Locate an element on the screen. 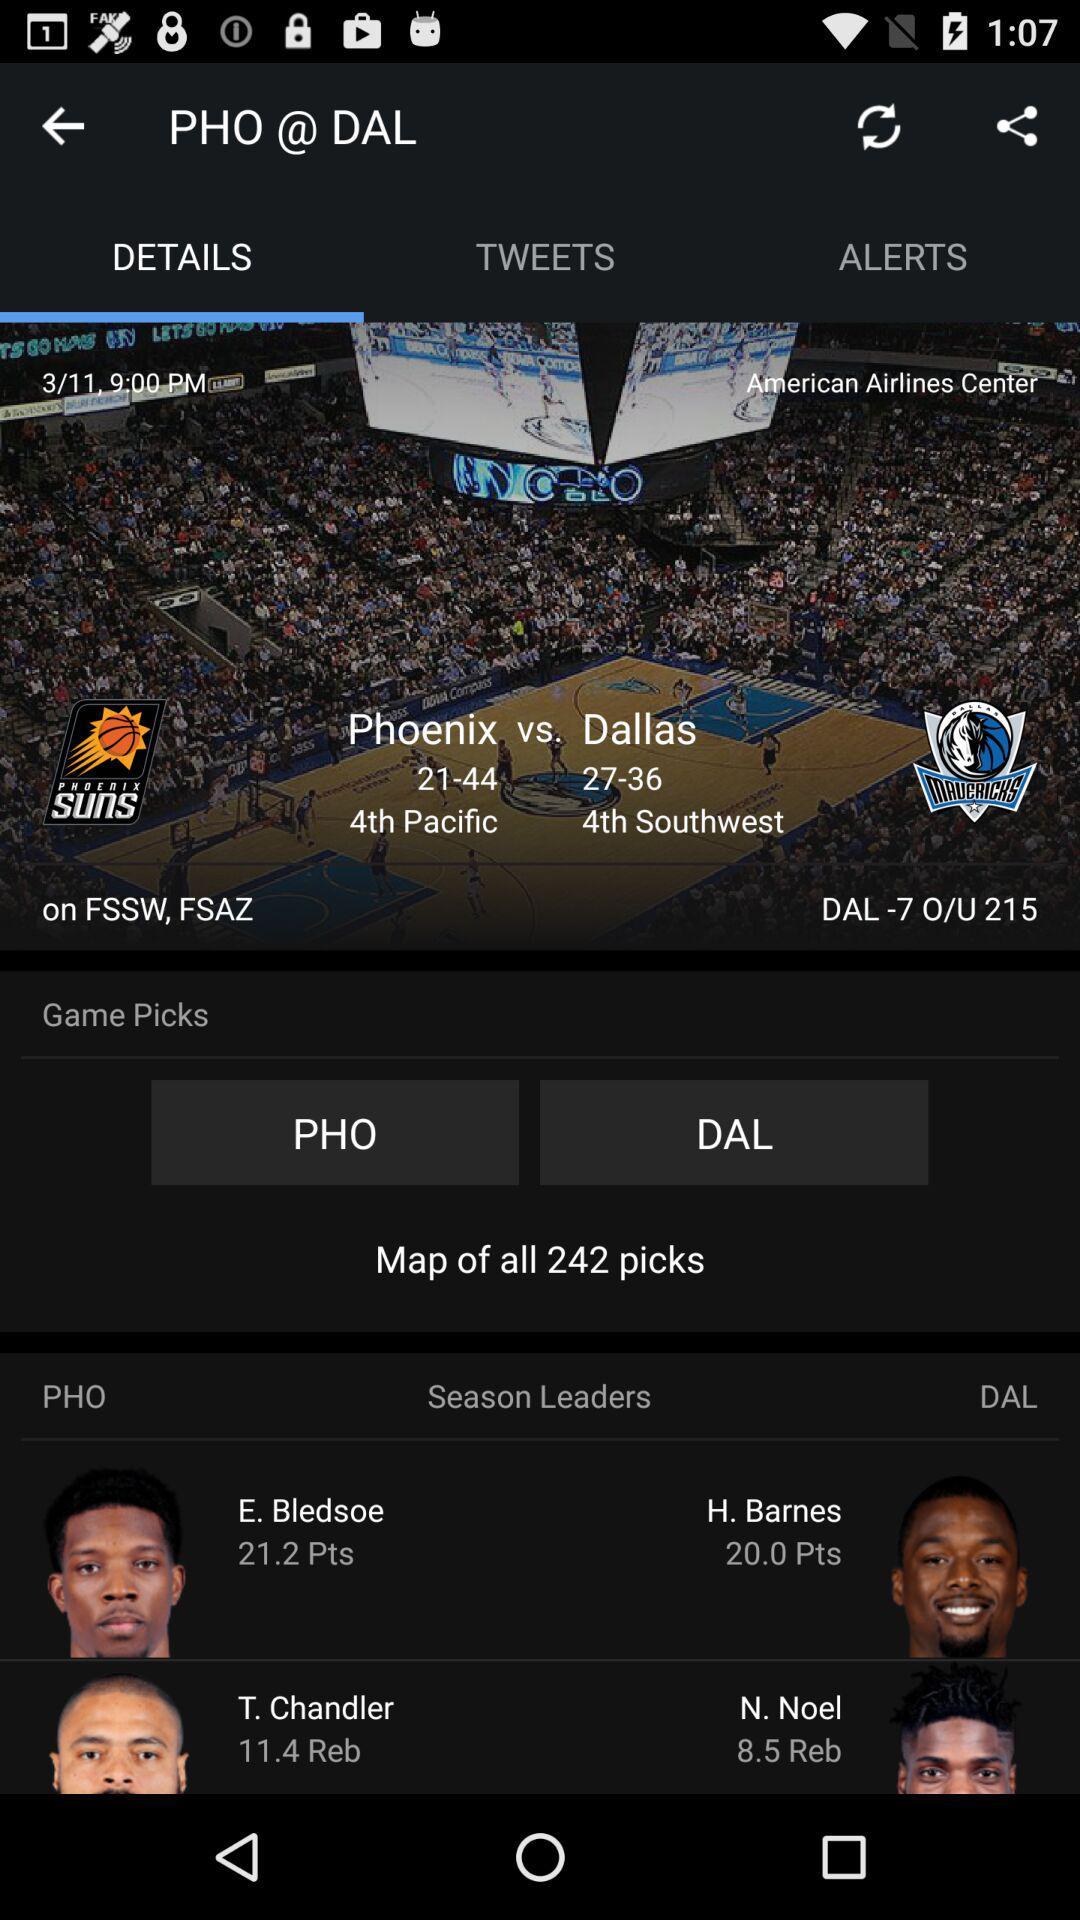 The height and width of the screenshot is (1920, 1080). refresh content is located at coordinates (878, 124).